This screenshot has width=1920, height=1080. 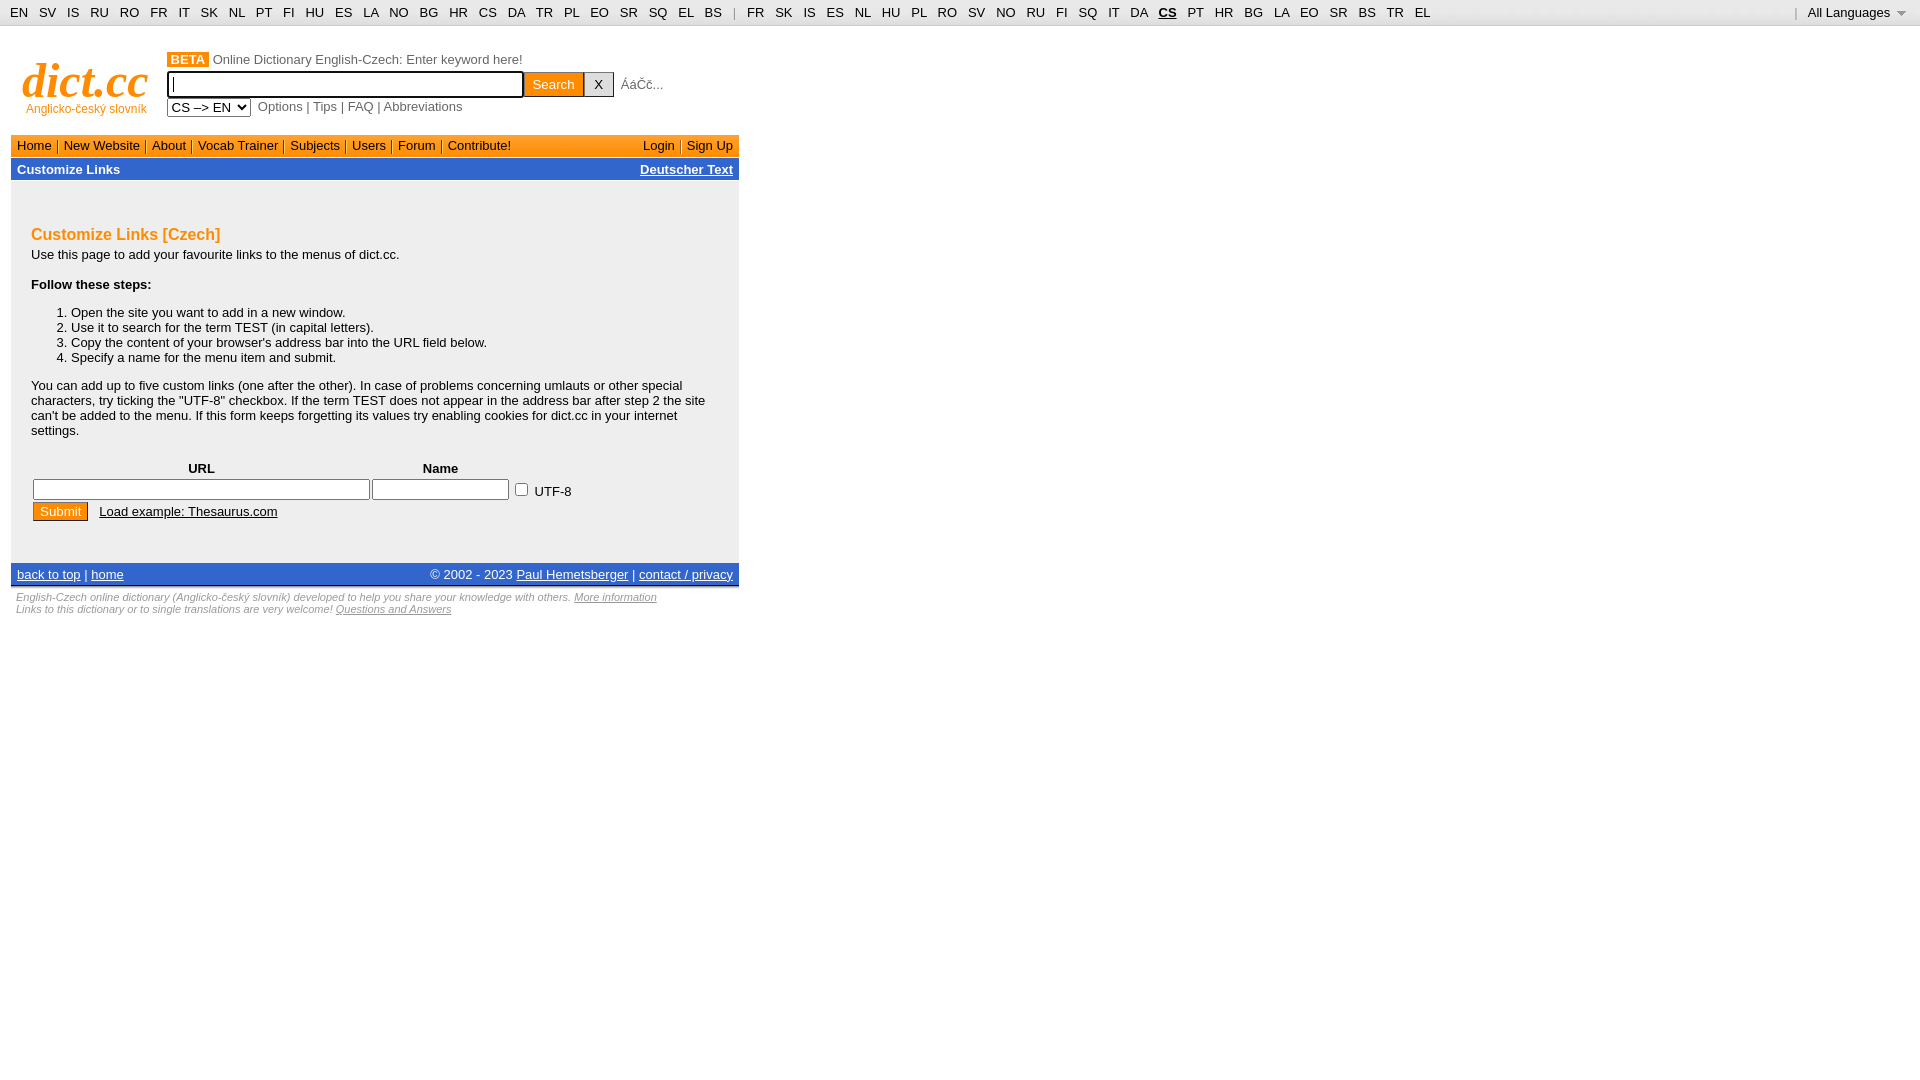 What do you see at coordinates (84, 79) in the screenshot?
I see `'dict.cc'` at bounding box center [84, 79].